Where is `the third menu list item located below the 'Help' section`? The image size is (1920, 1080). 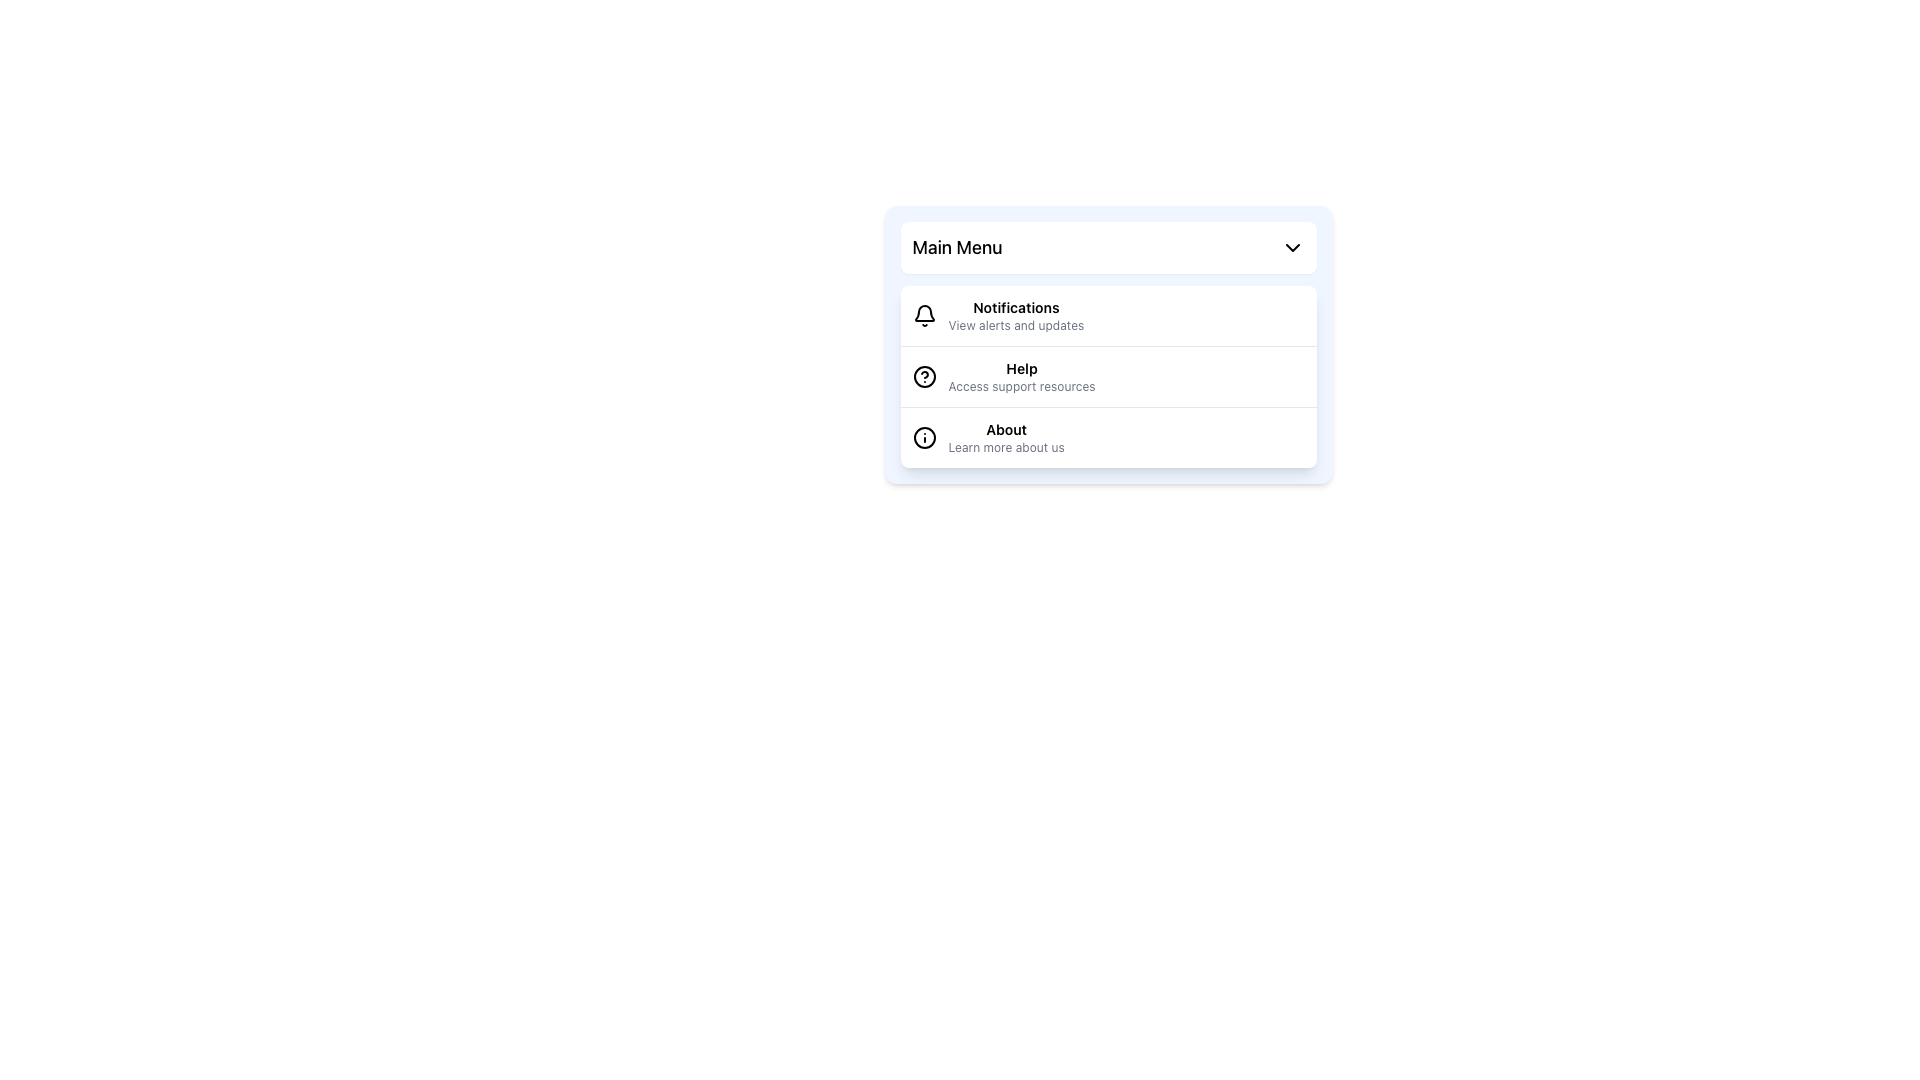
the third menu list item located below the 'Help' section is located at coordinates (1107, 437).